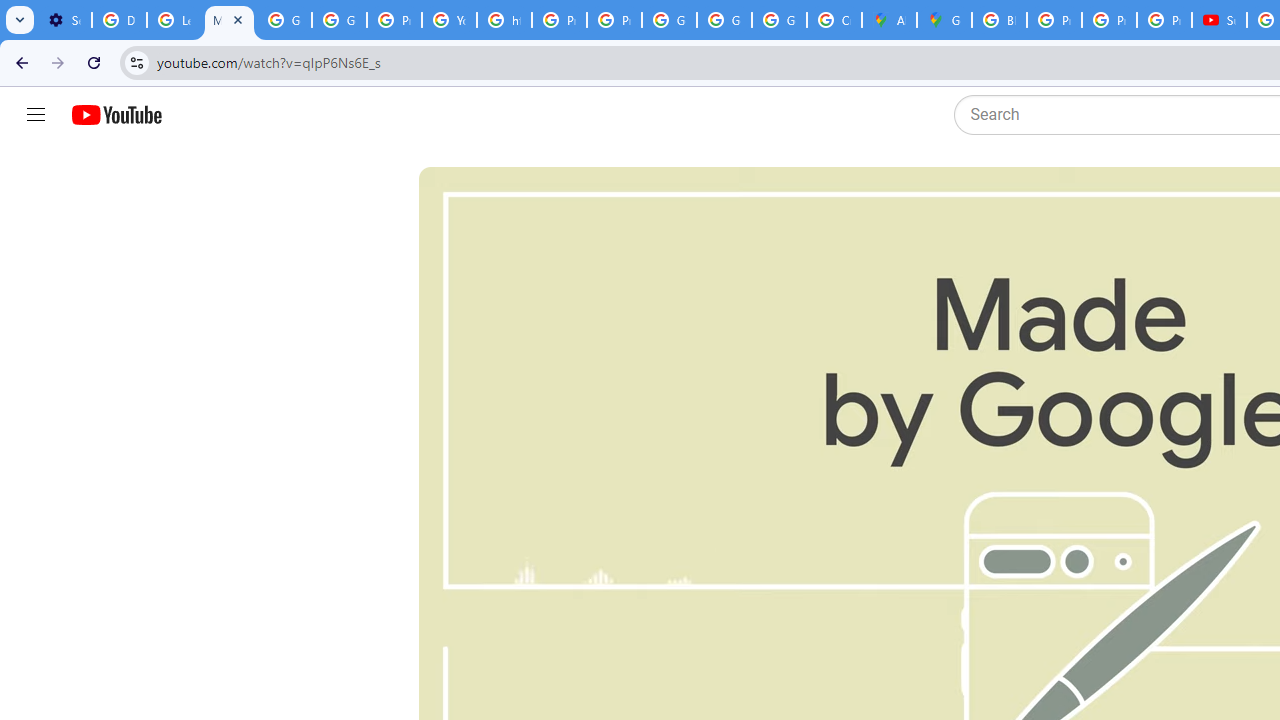  I want to click on 'Privacy Help Center - Policies Help', so click(1053, 20).